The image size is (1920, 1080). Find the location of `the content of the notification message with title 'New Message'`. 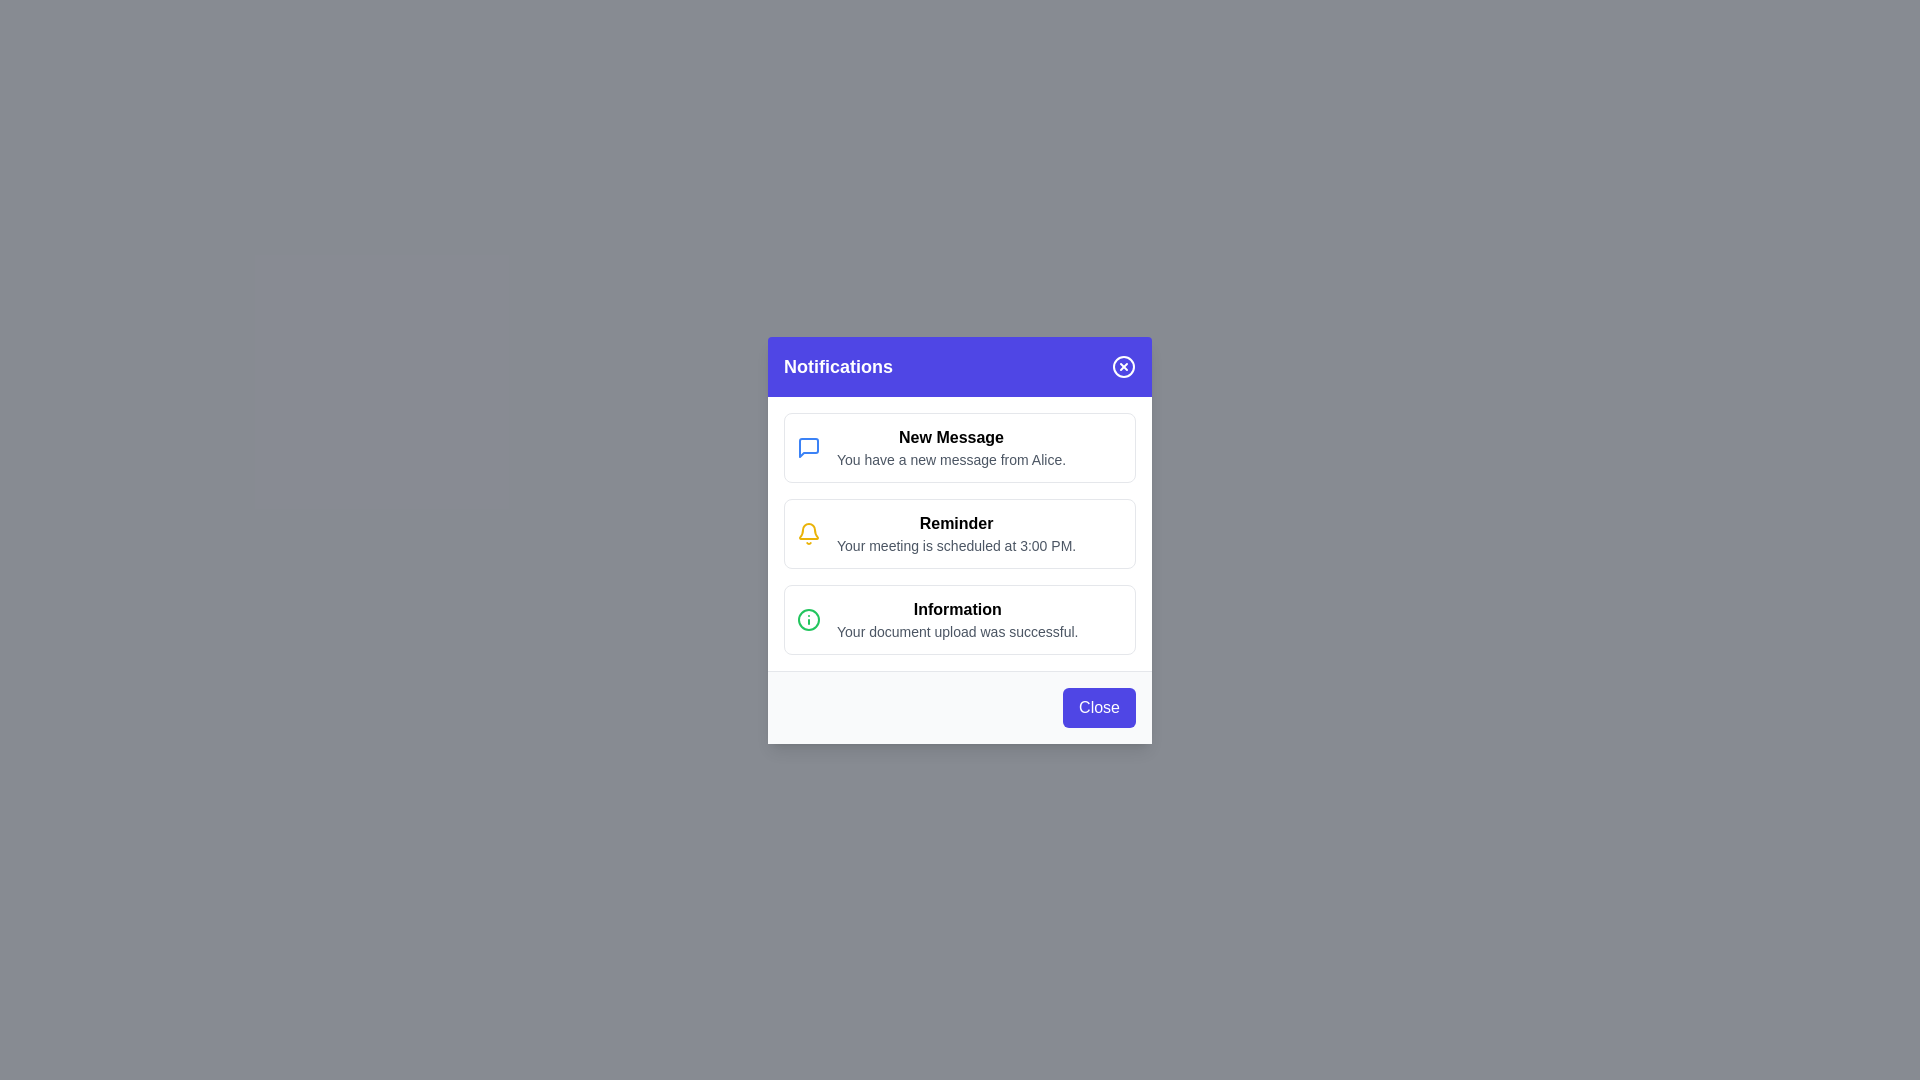

the content of the notification message with title 'New Message' is located at coordinates (960, 446).